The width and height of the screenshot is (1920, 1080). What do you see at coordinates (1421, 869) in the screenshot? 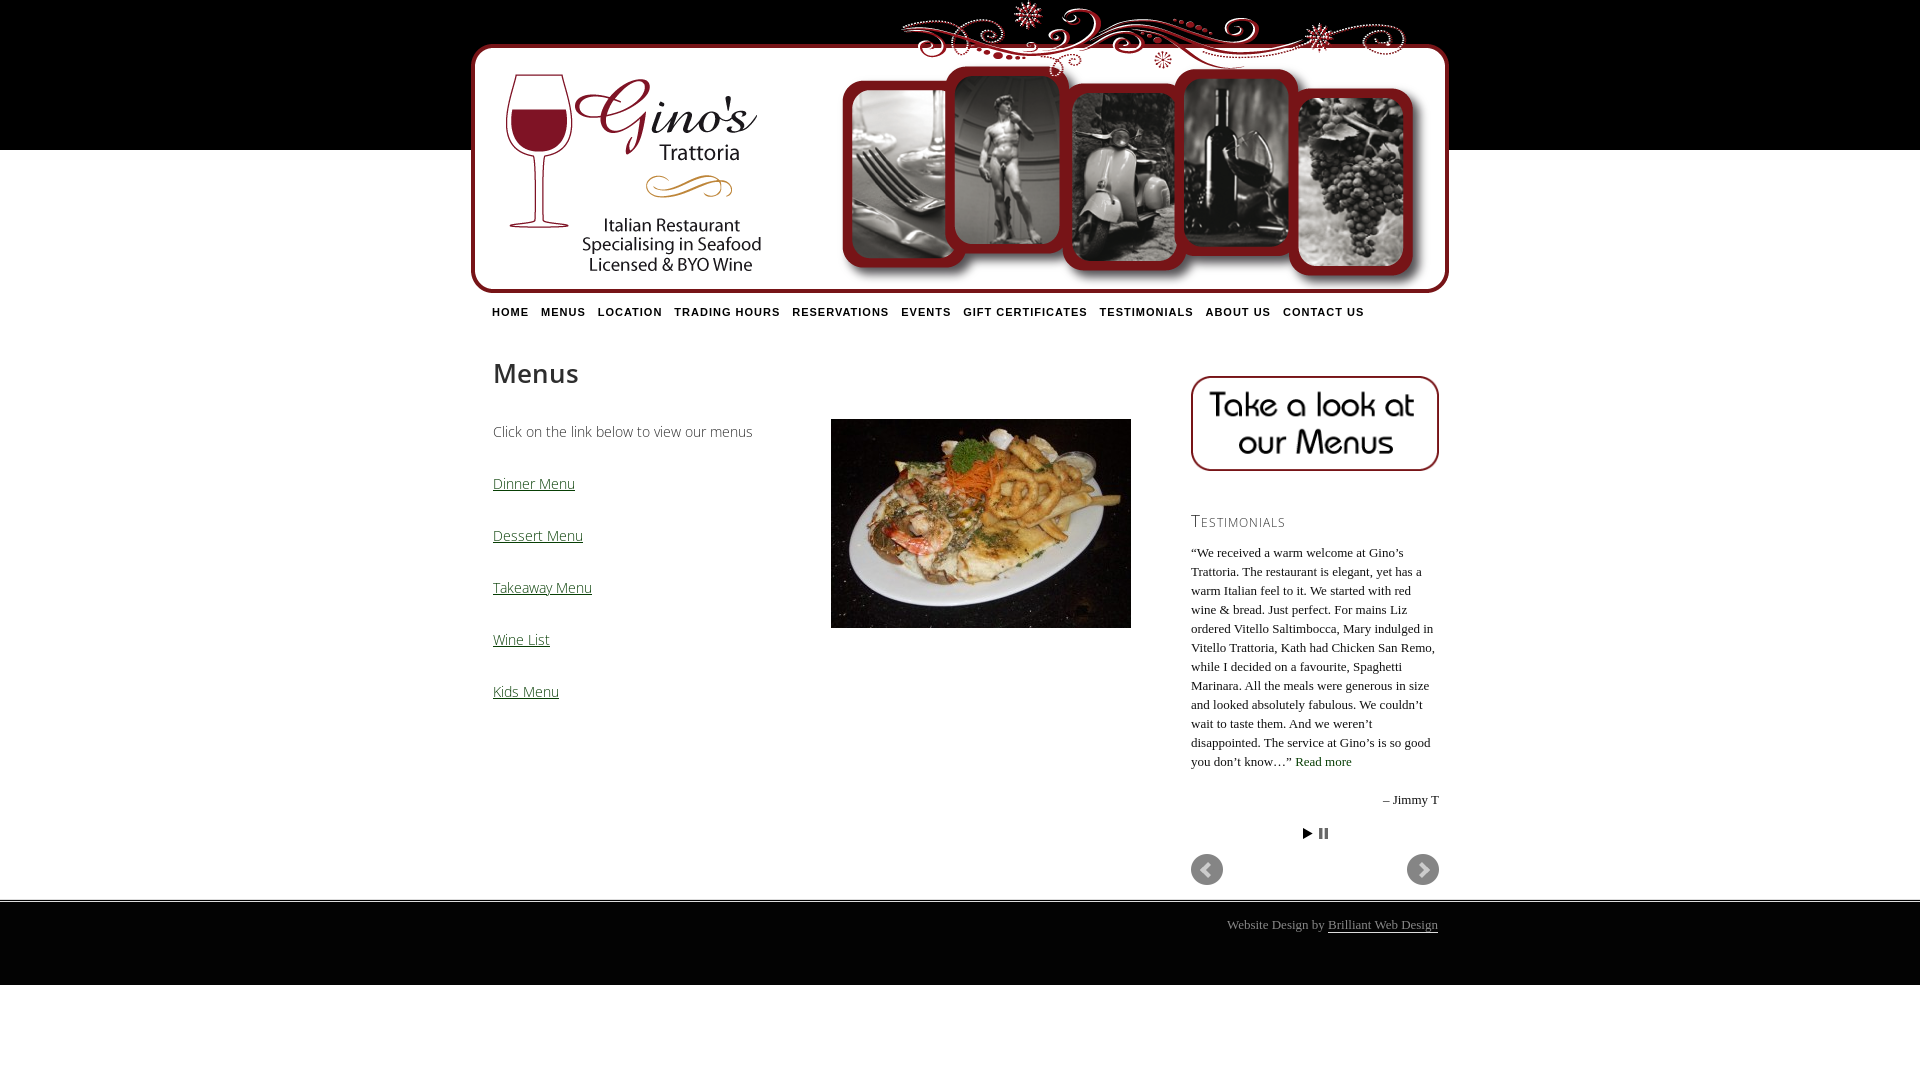
I see `'Next'` at bounding box center [1421, 869].